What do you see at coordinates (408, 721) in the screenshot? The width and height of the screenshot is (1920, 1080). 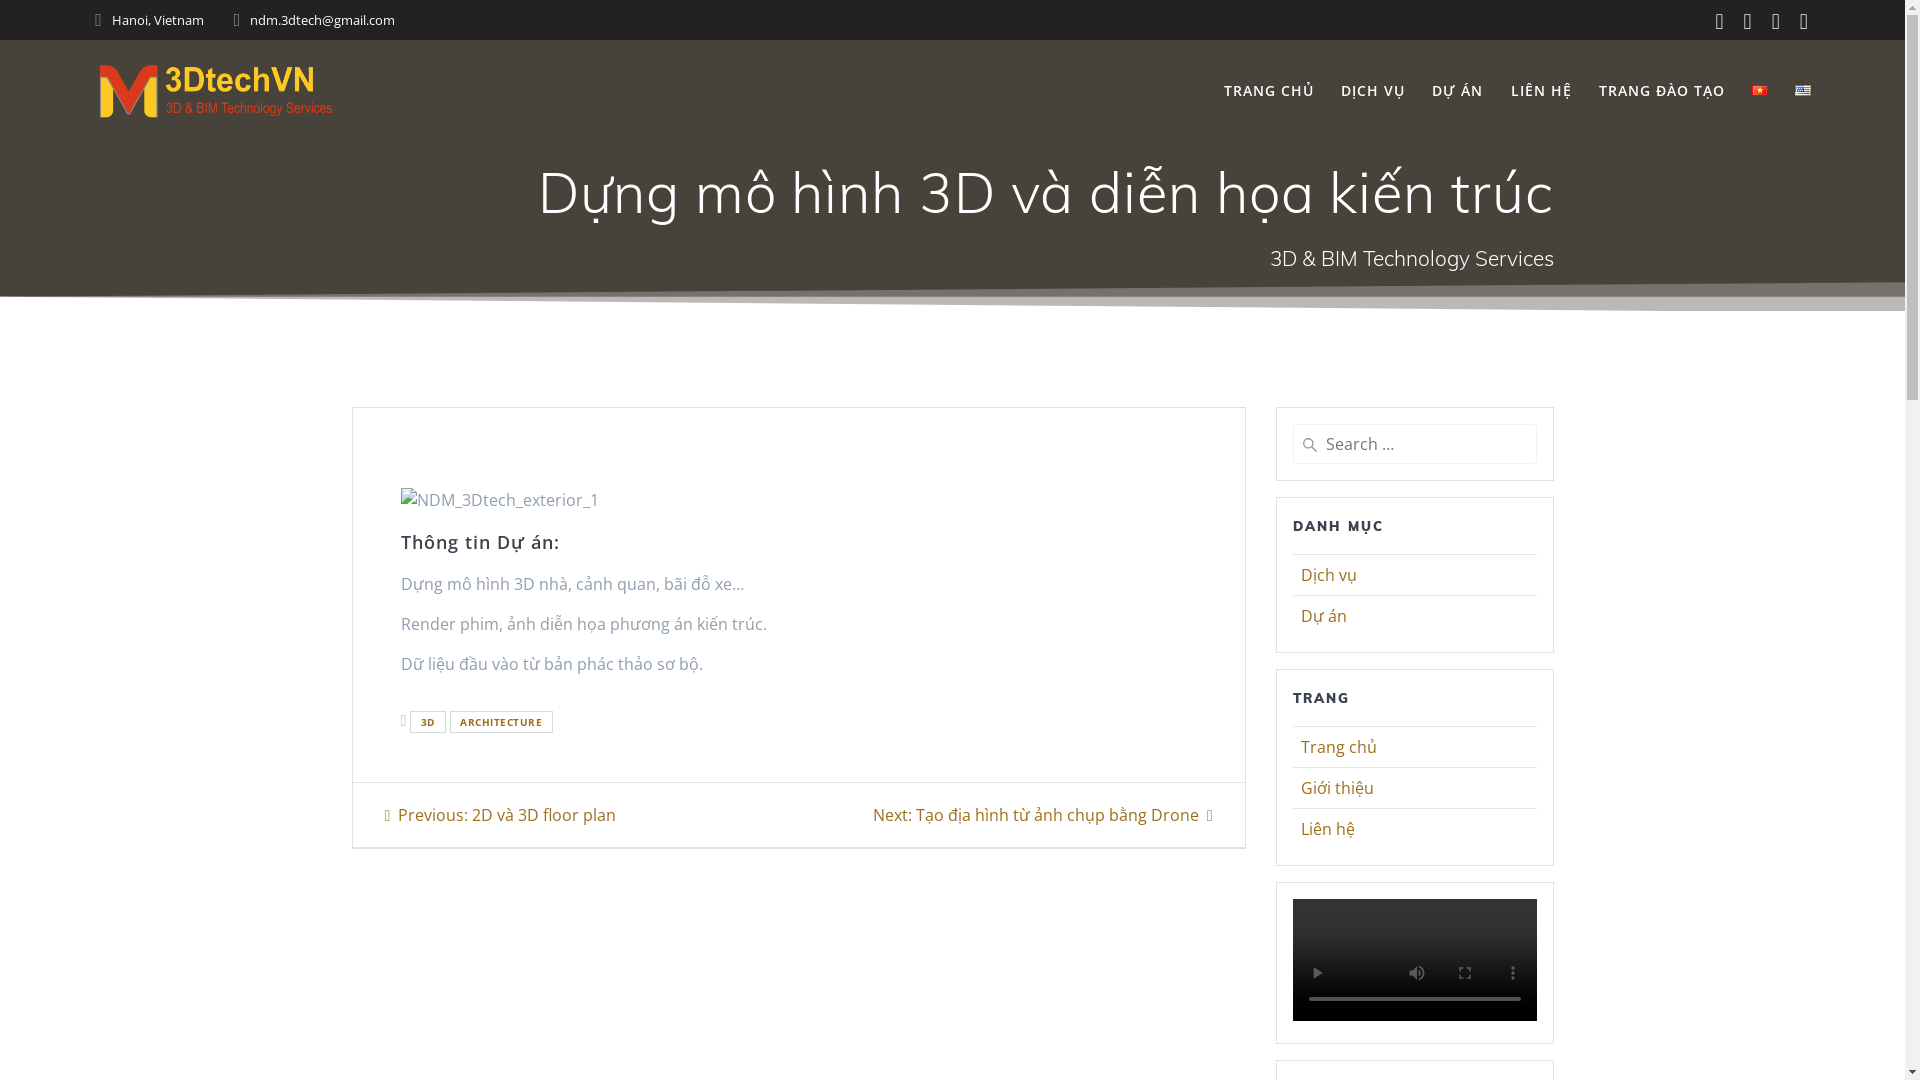 I see `'3D'` at bounding box center [408, 721].